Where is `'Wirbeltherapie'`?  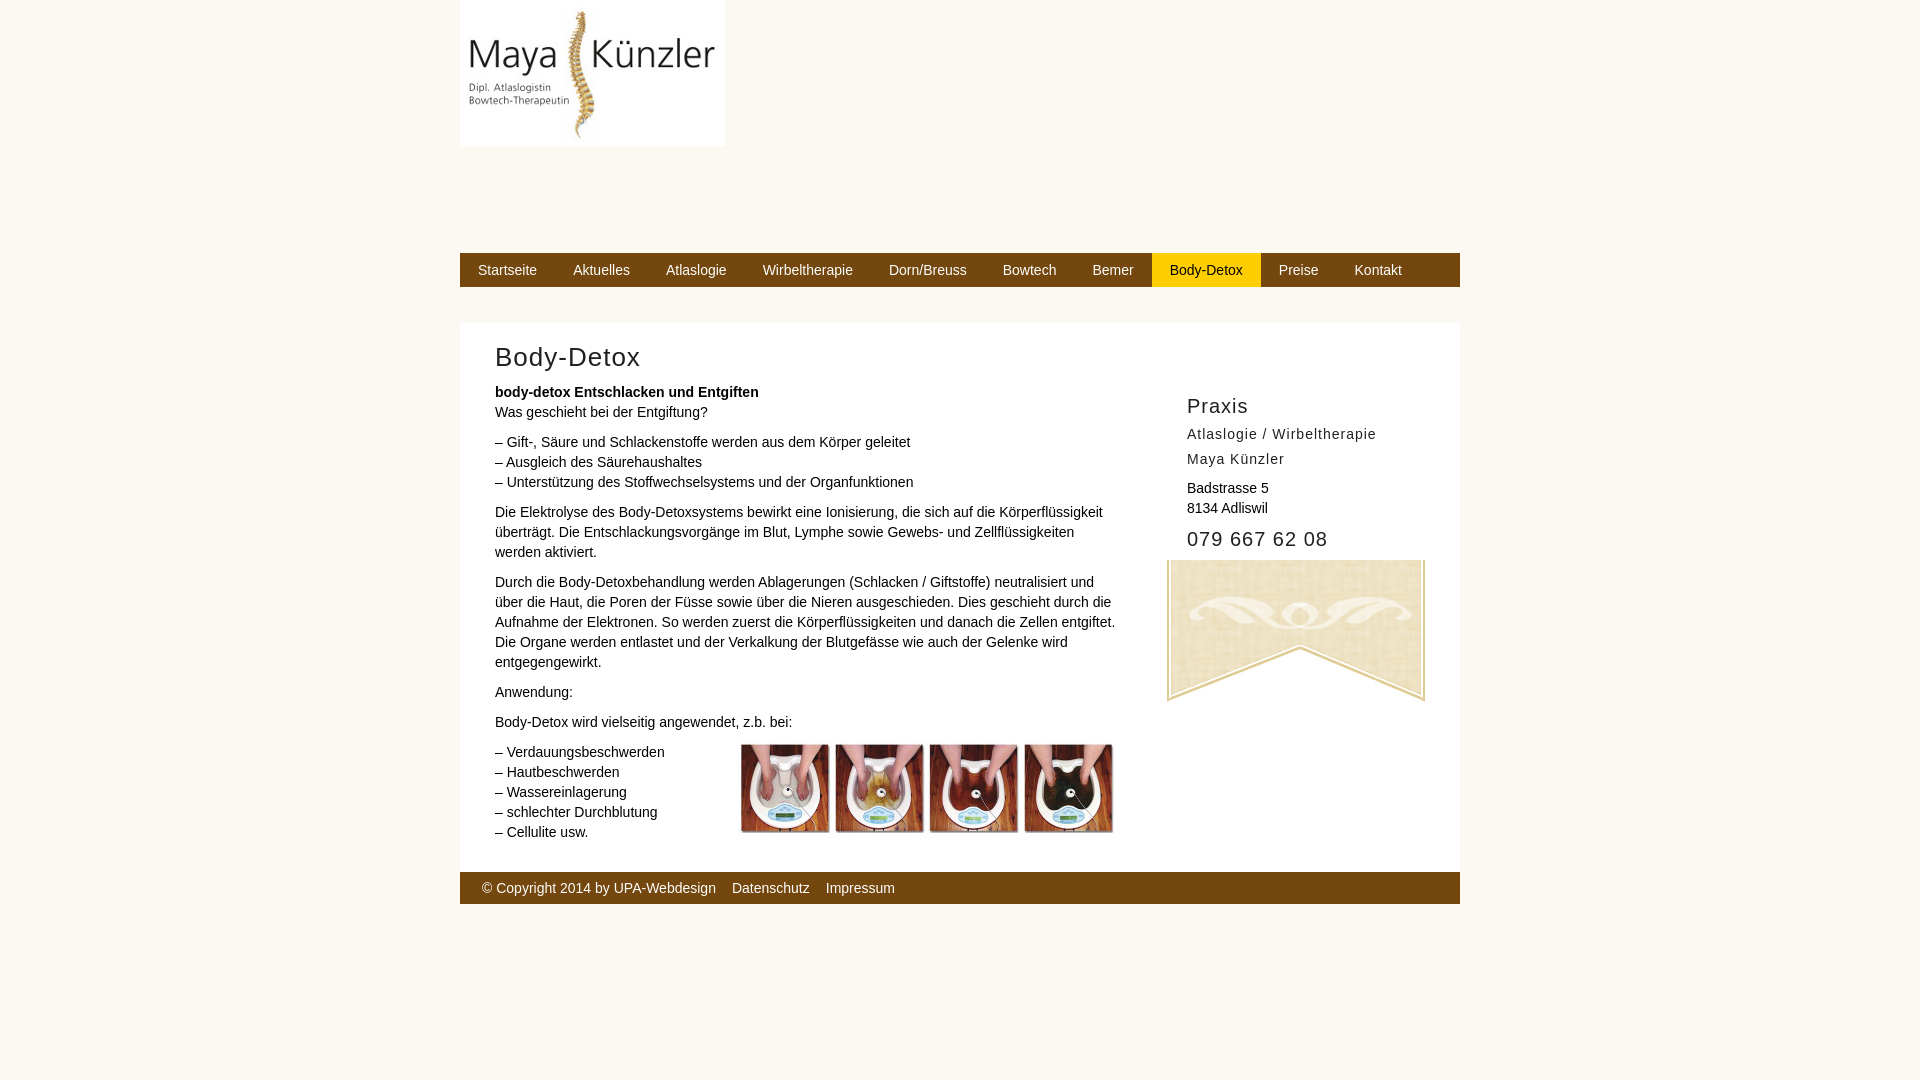
'Wirbeltherapie' is located at coordinates (807, 270).